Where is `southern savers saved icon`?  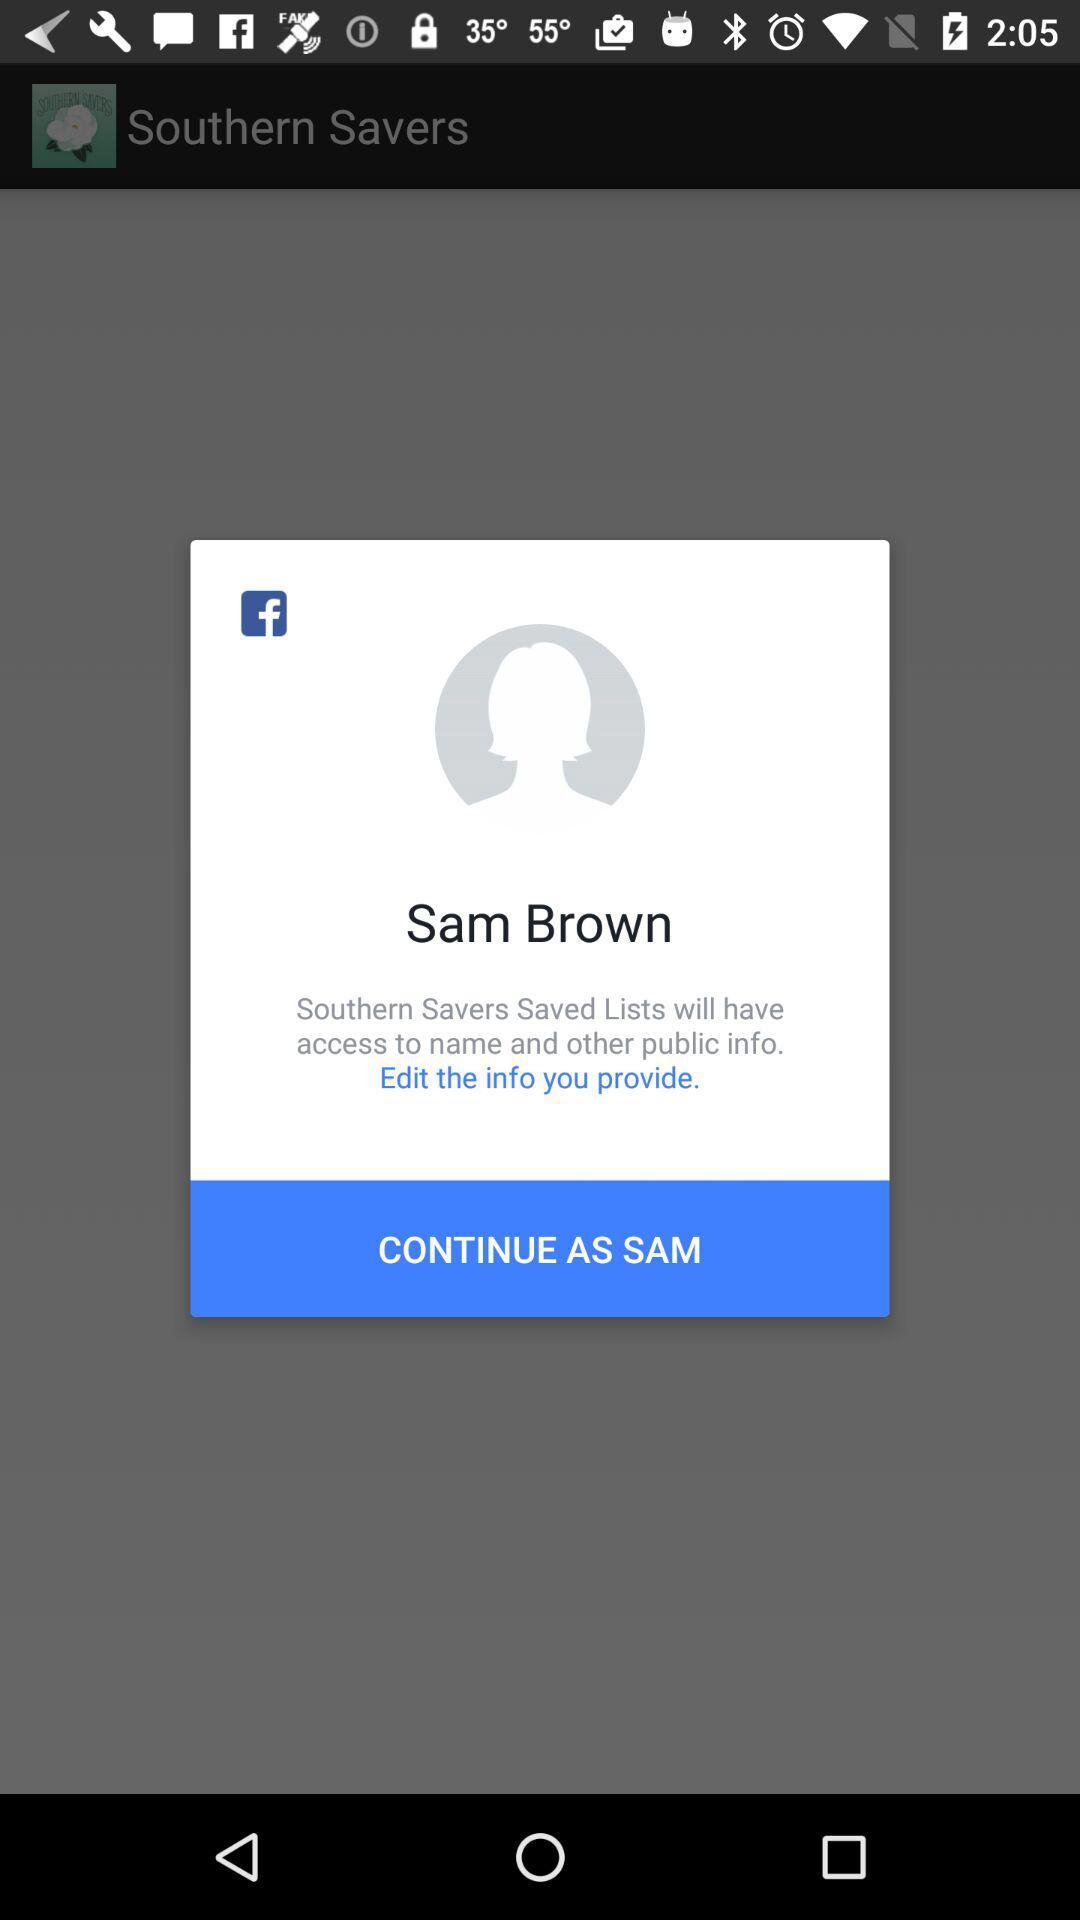
southern savers saved icon is located at coordinates (540, 1041).